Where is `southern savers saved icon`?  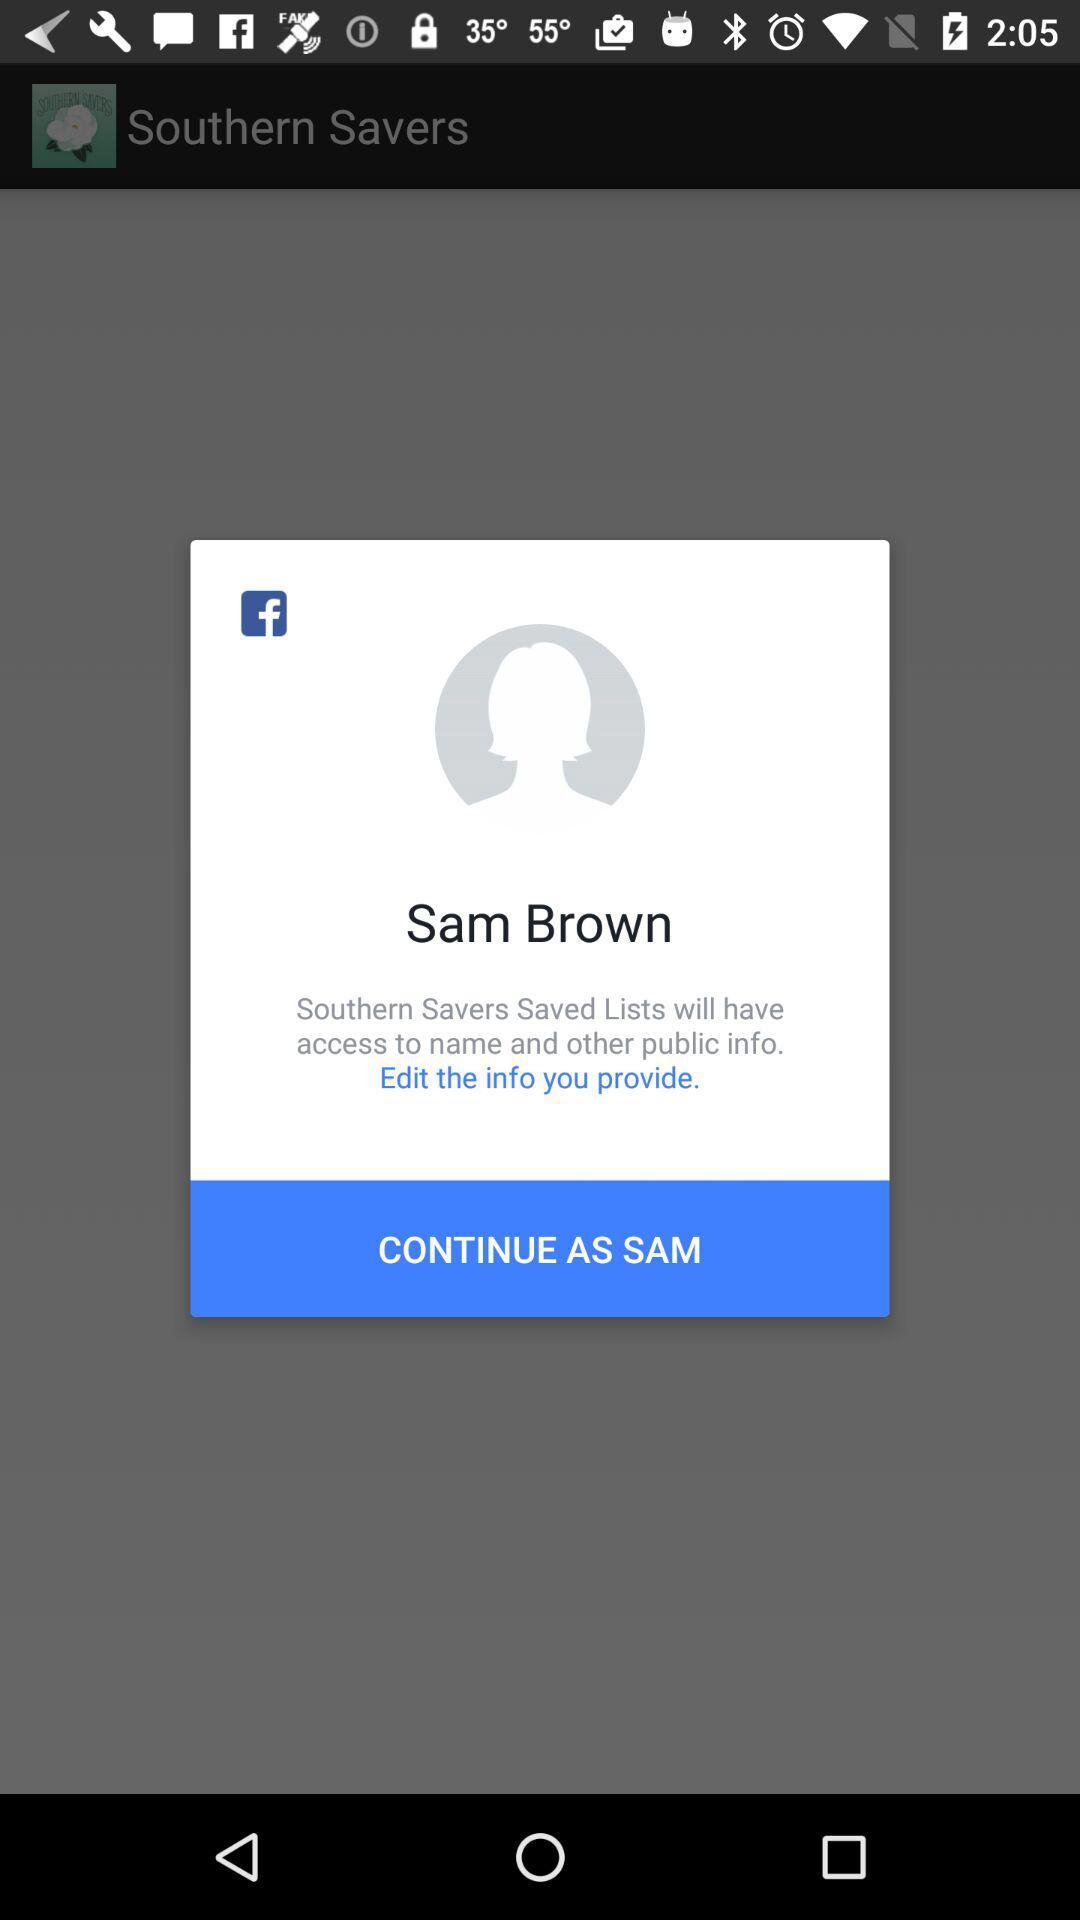
southern savers saved icon is located at coordinates (540, 1041).